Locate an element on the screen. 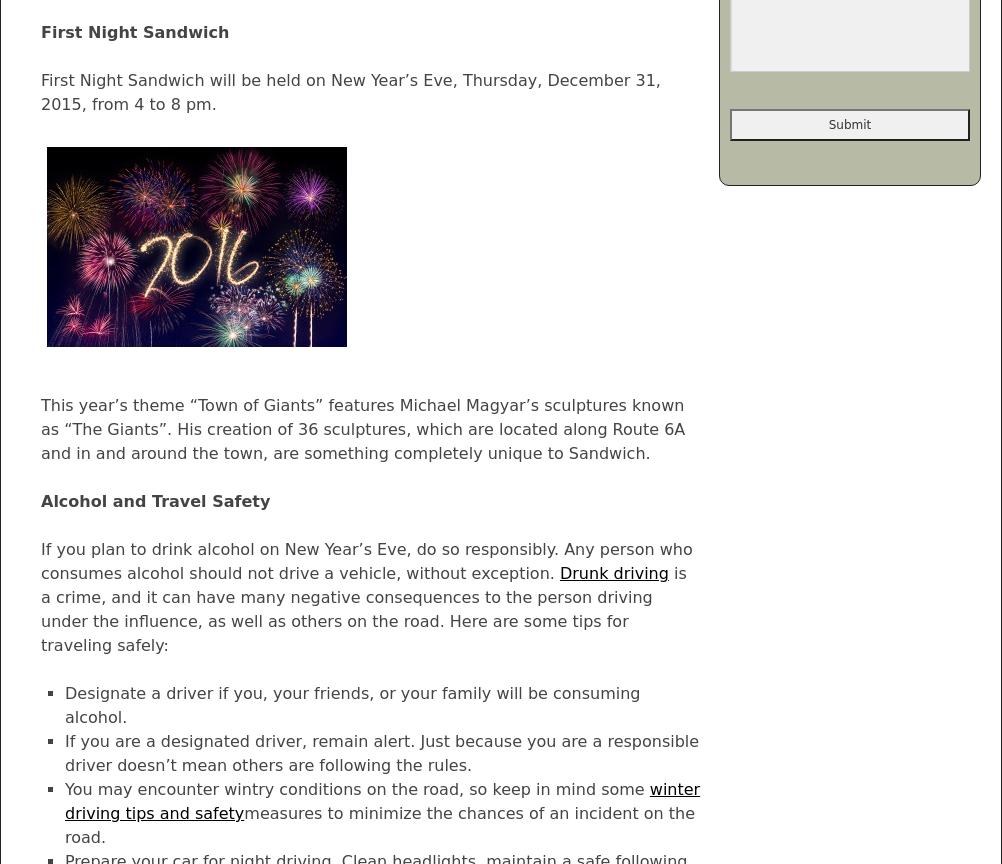  'First Night Sandwich will be held on New Year’s Eve, Thursday, December 31, 2015, from 4 to 8 pm.' is located at coordinates (350, 92).